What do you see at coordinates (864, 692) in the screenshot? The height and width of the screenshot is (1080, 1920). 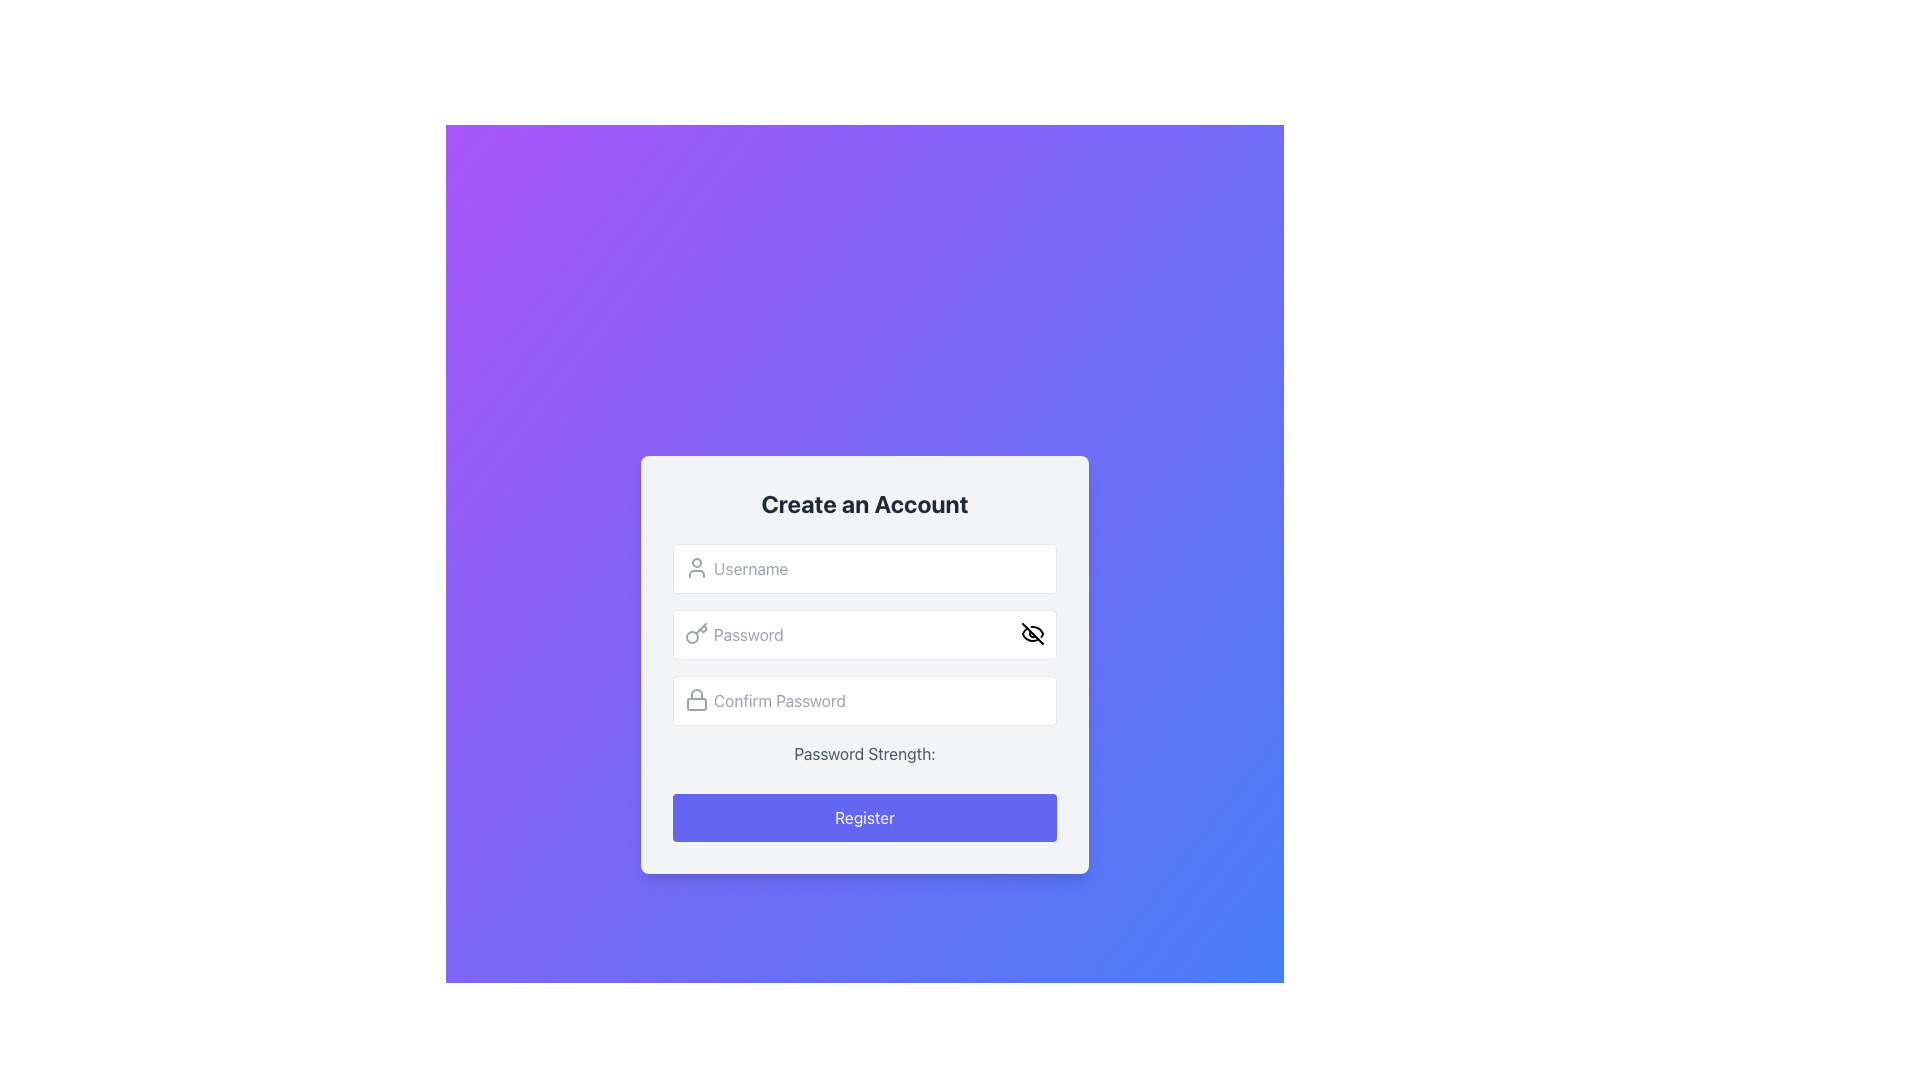 I see `to focus on the password confirmation input field located in the 'Create an Account' form, positioned below the Password field` at bounding box center [864, 692].